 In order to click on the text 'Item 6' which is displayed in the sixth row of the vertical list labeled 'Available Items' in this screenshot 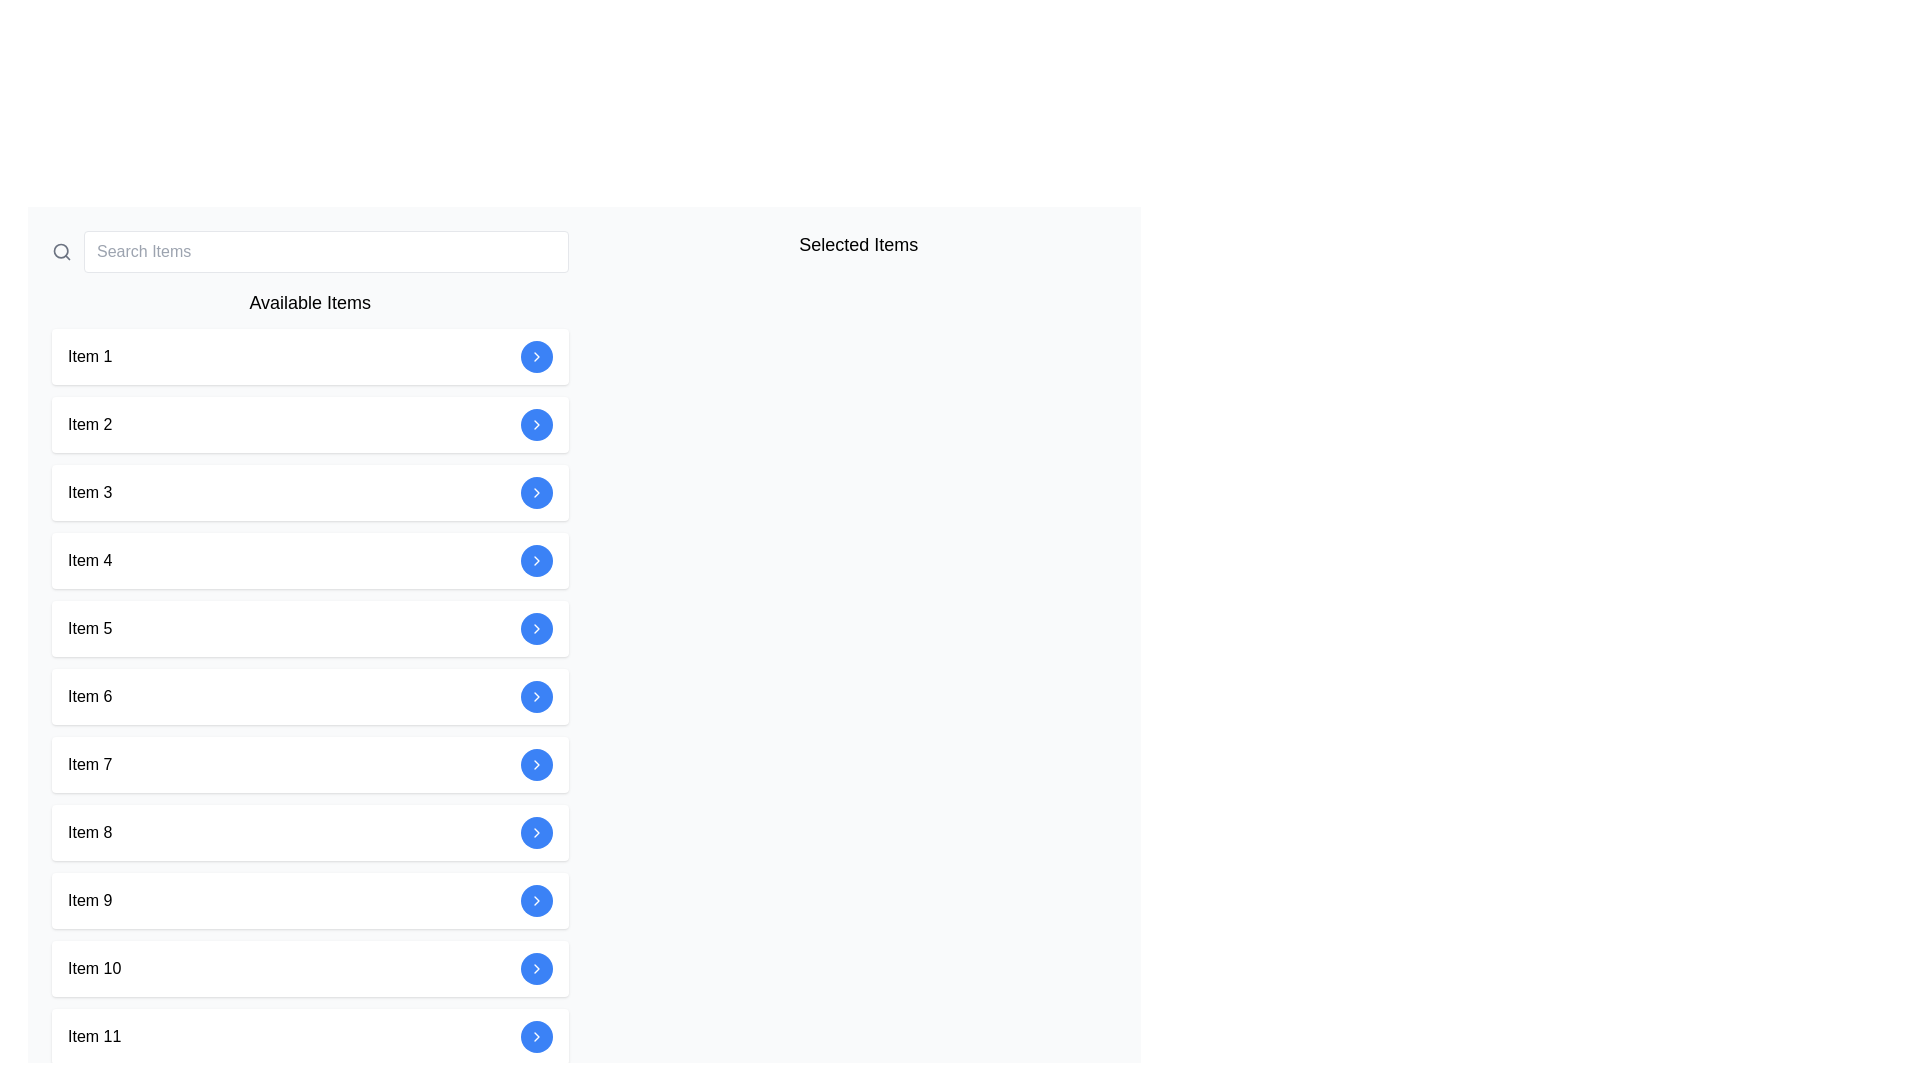, I will do `click(89, 696)`.